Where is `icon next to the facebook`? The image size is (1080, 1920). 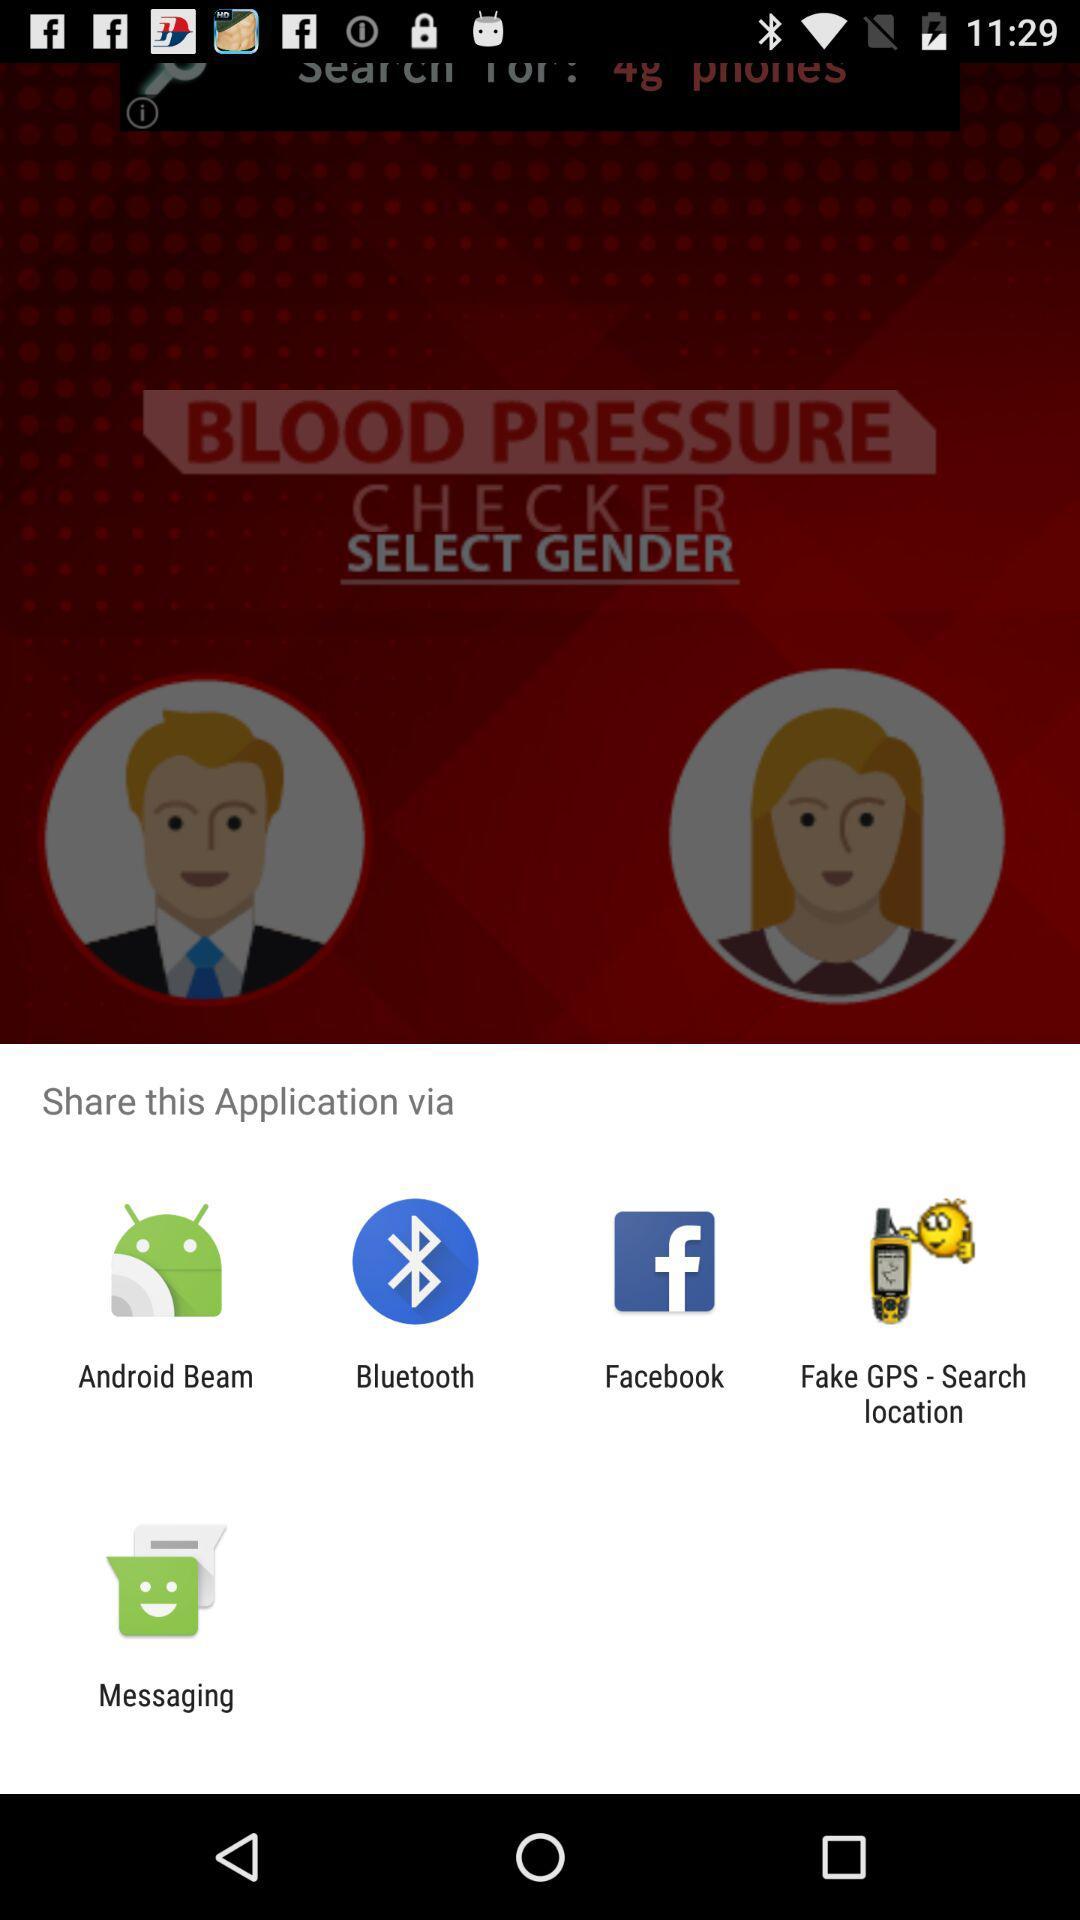
icon next to the facebook is located at coordinates (913, 1392).